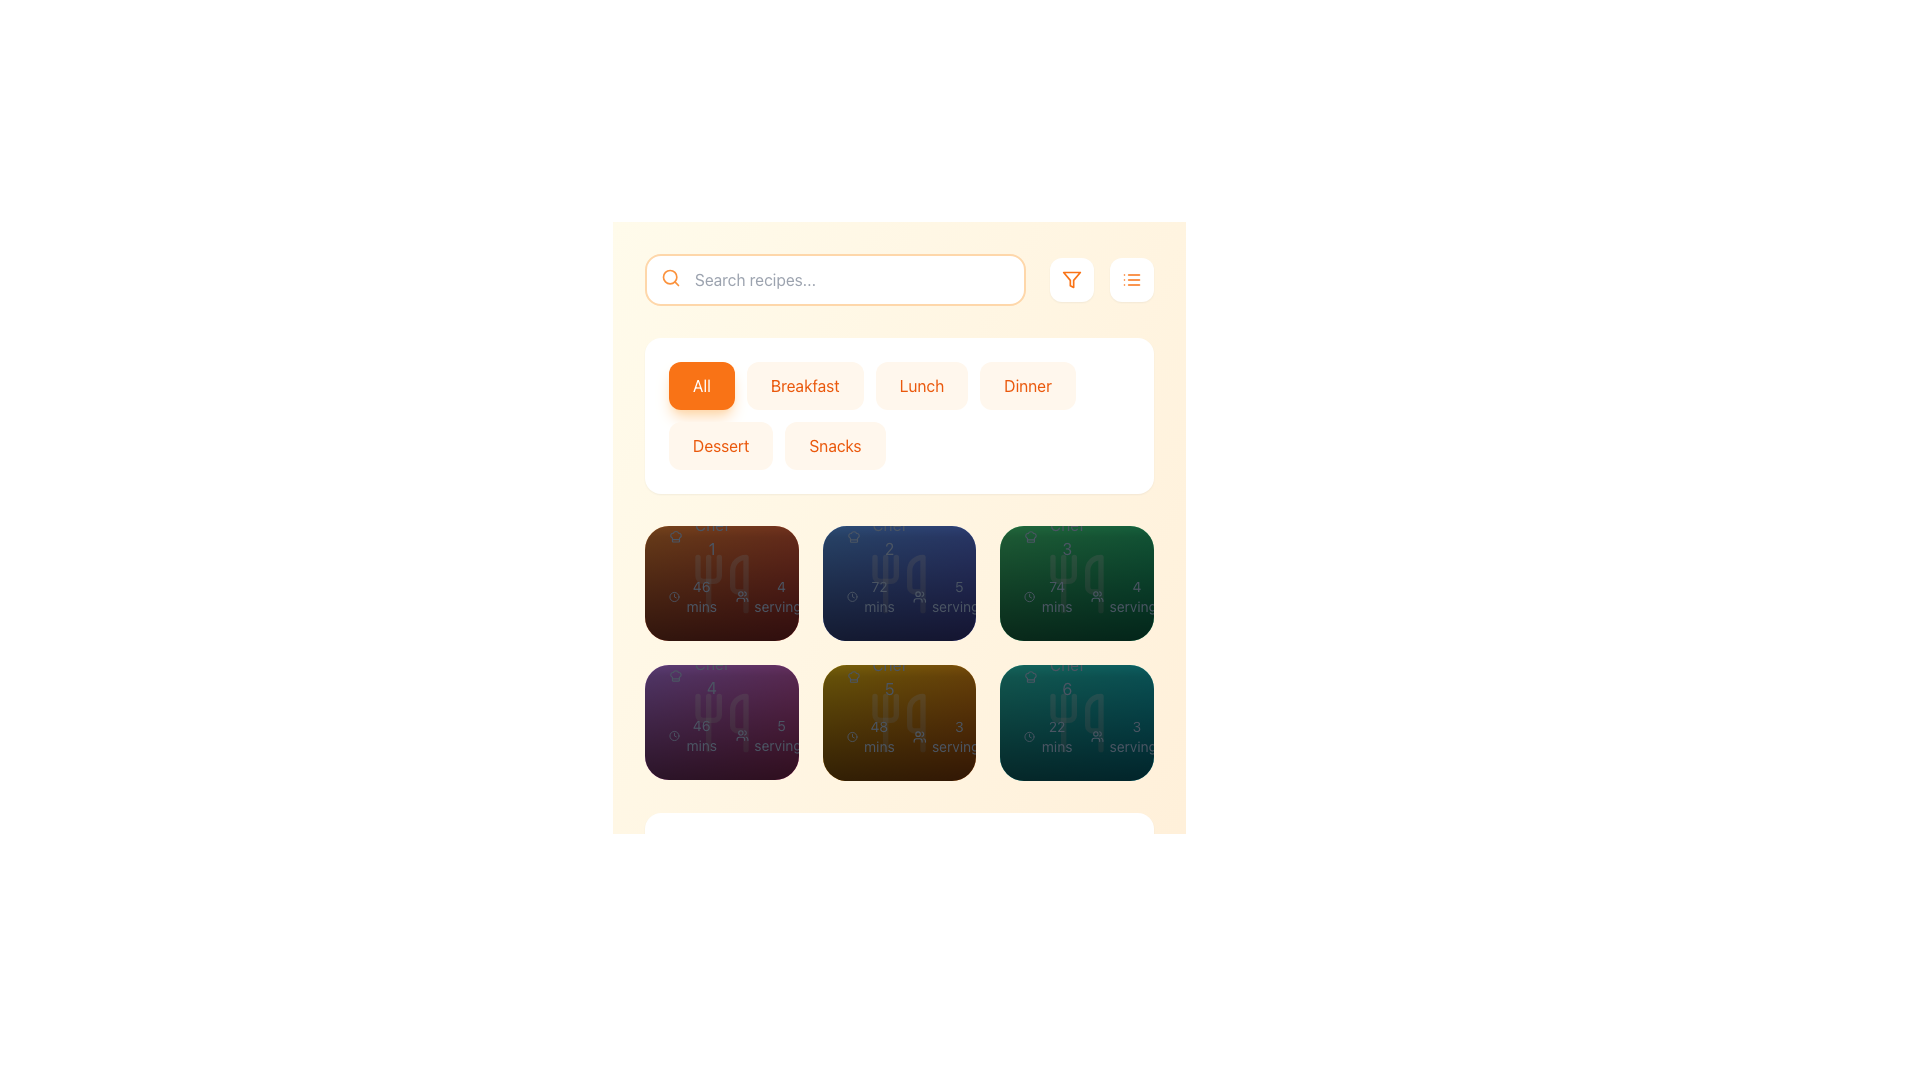 The width and height of the screenshot is (1920, 1080). What do you see at coordinates (1055, 648) in the screenshot?
I see `Text Label element displaying 'Recipe 6' and 'Chef 6' located in the middle row of the grid layout, specifically in the rightmost position of the recipe cards` at bounding box center [1055, 648].